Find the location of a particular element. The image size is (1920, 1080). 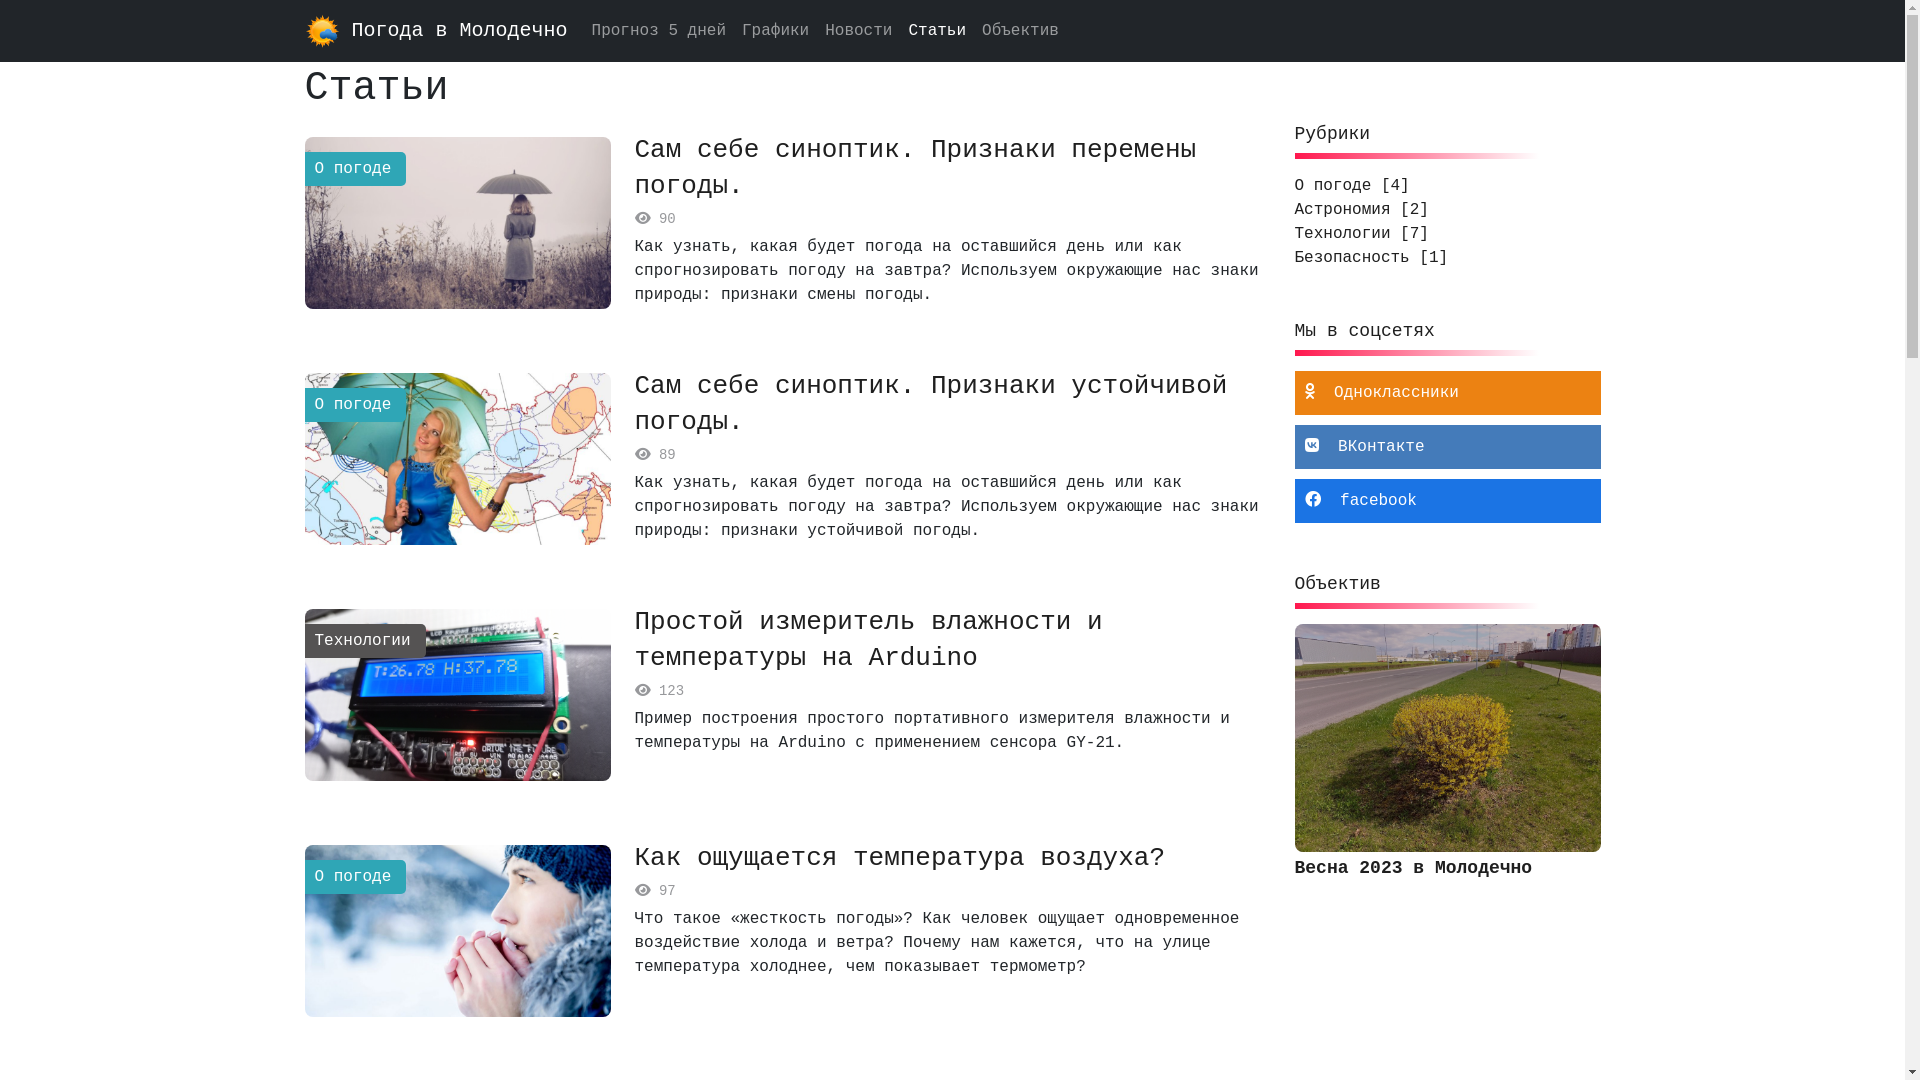

'facebook' is located at coordinates (1446, 500).